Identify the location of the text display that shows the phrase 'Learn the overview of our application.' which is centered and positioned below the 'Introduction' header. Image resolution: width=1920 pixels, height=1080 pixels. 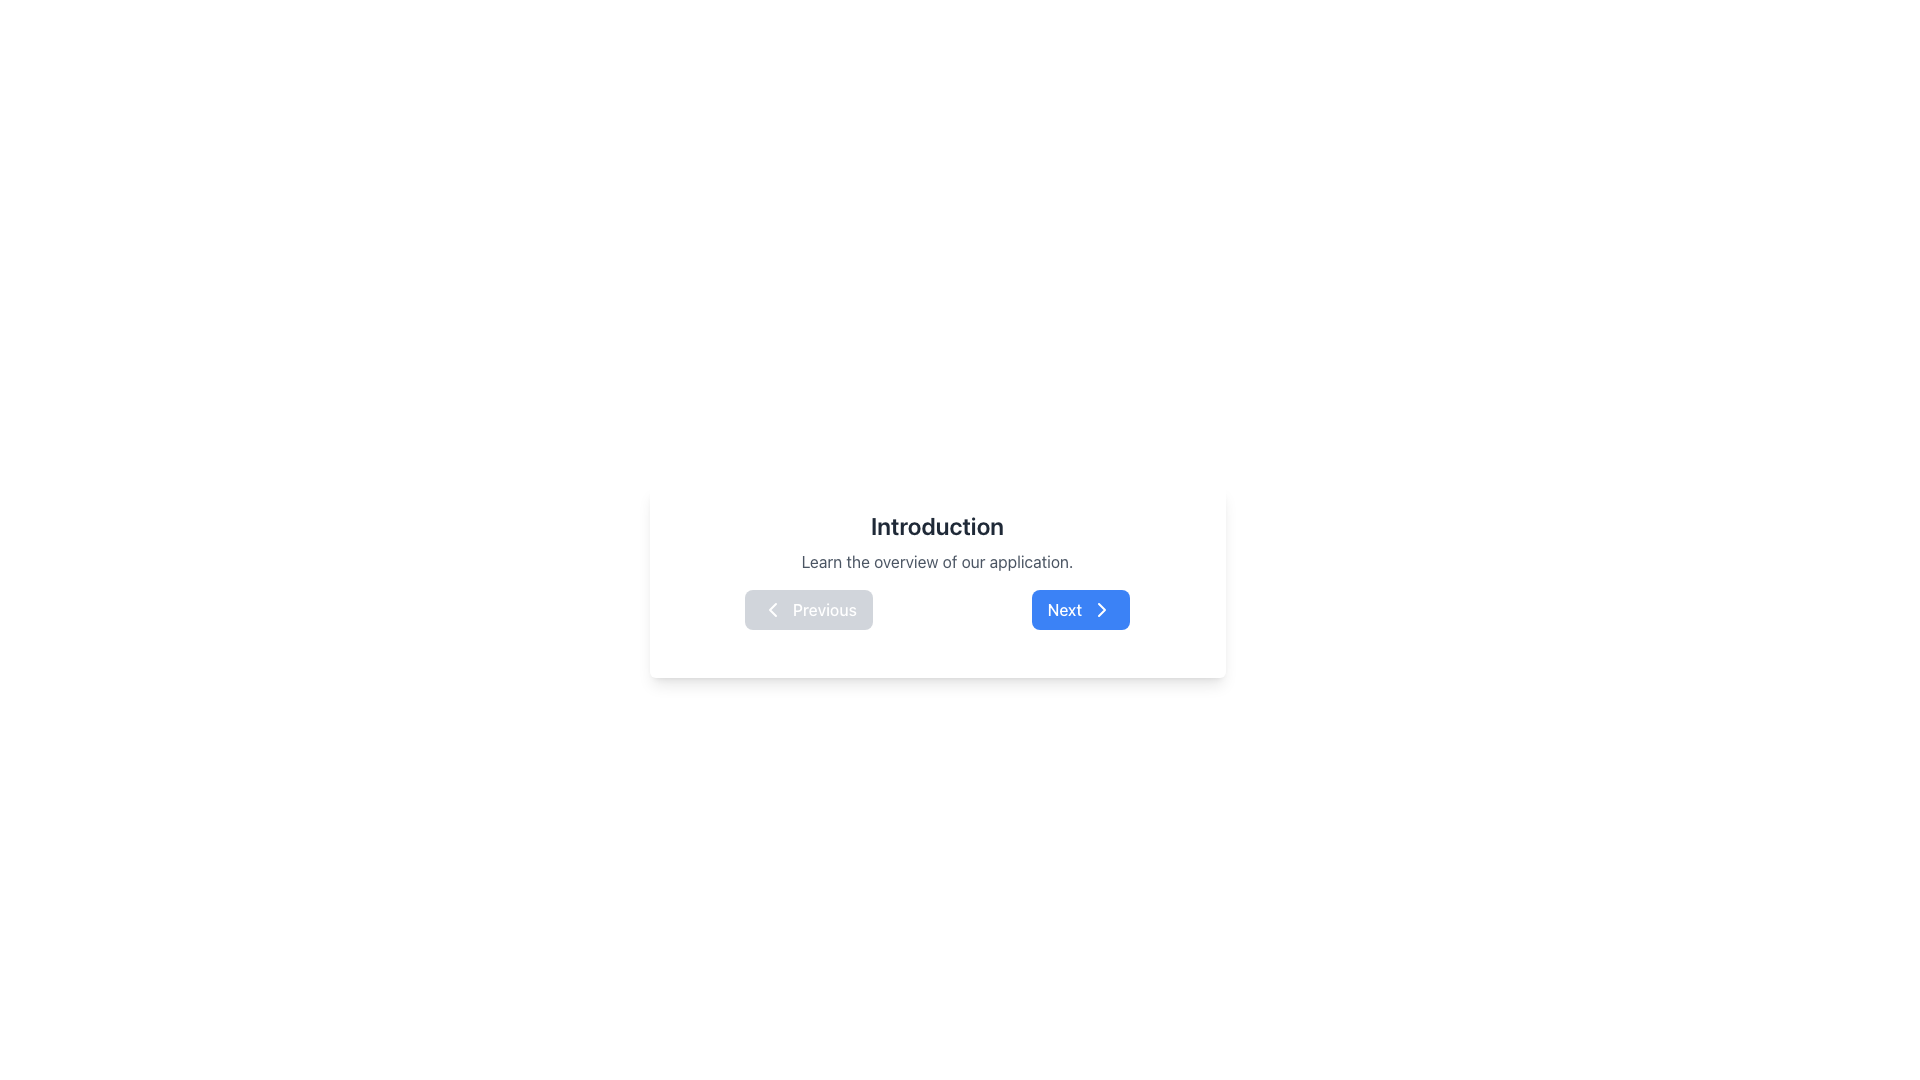
(936, 562).